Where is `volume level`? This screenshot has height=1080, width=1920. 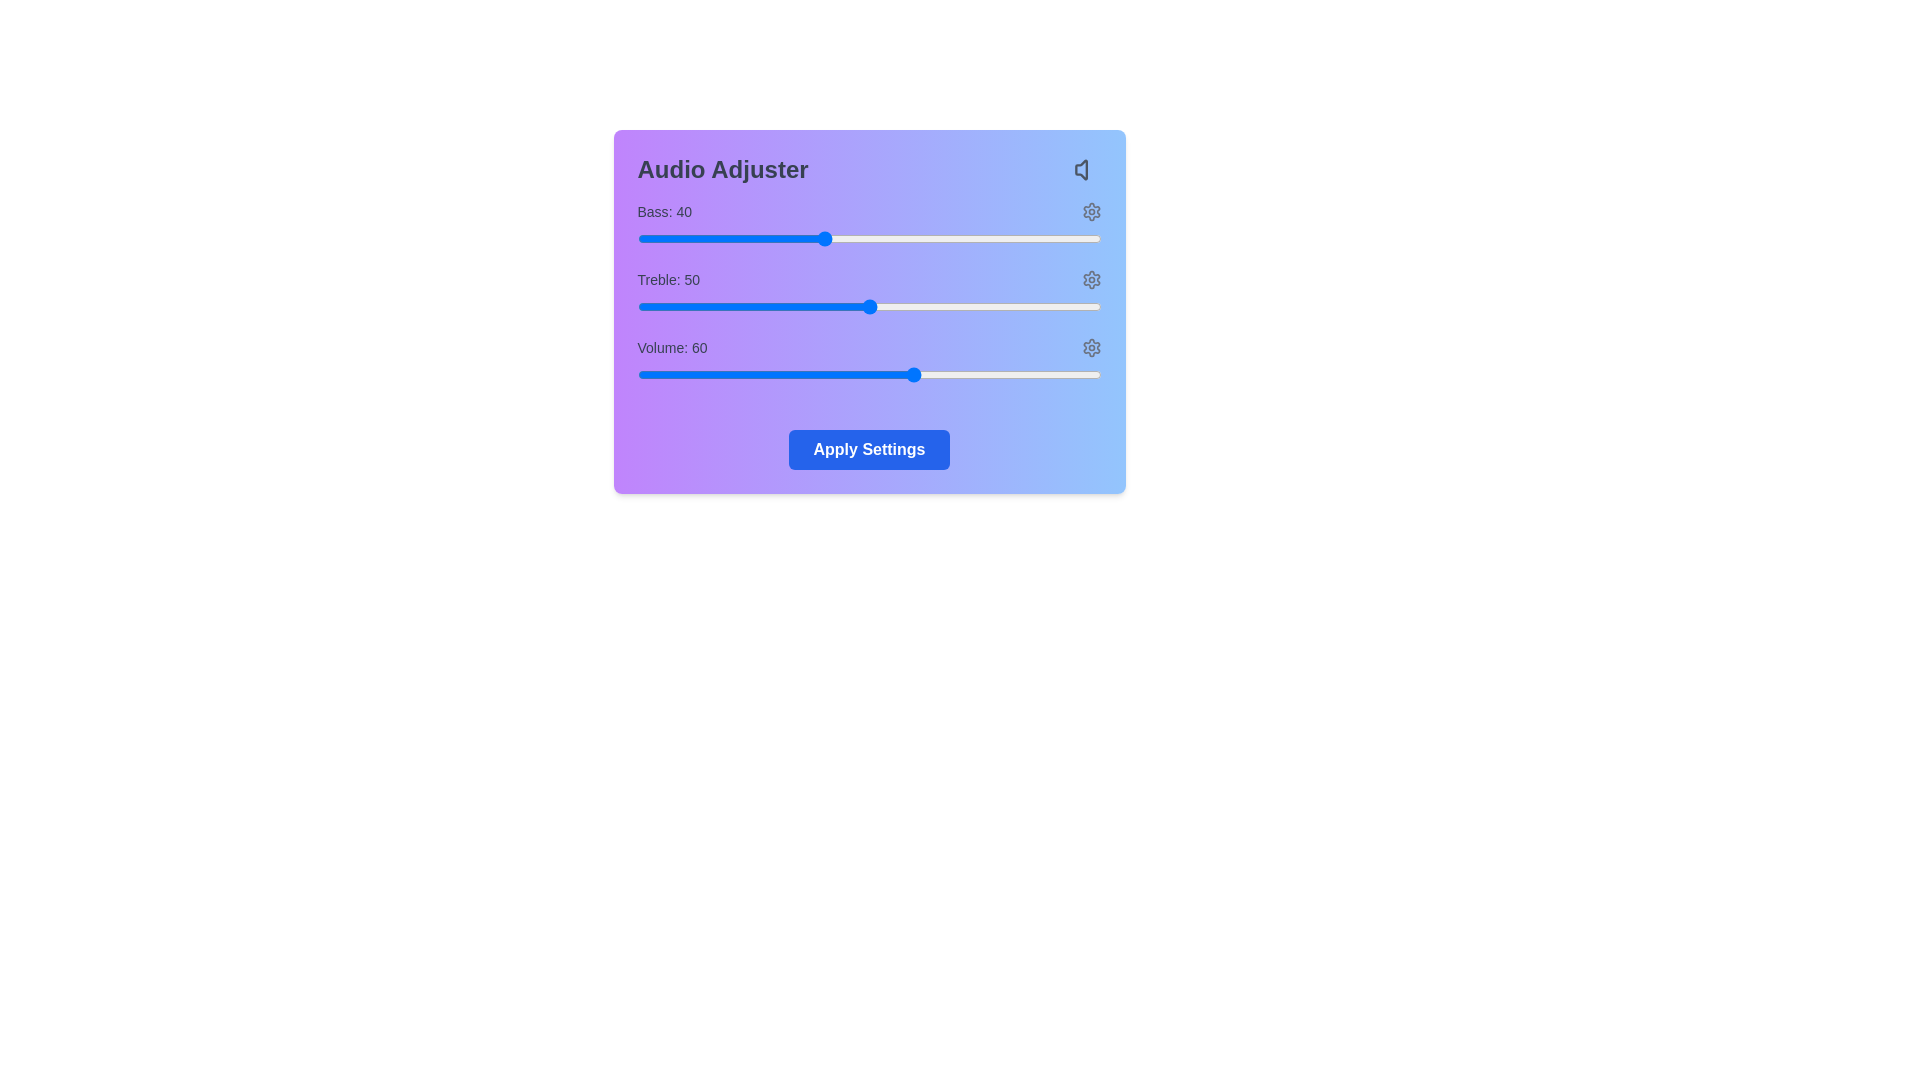
volume level is located at coordinates (747, 374).